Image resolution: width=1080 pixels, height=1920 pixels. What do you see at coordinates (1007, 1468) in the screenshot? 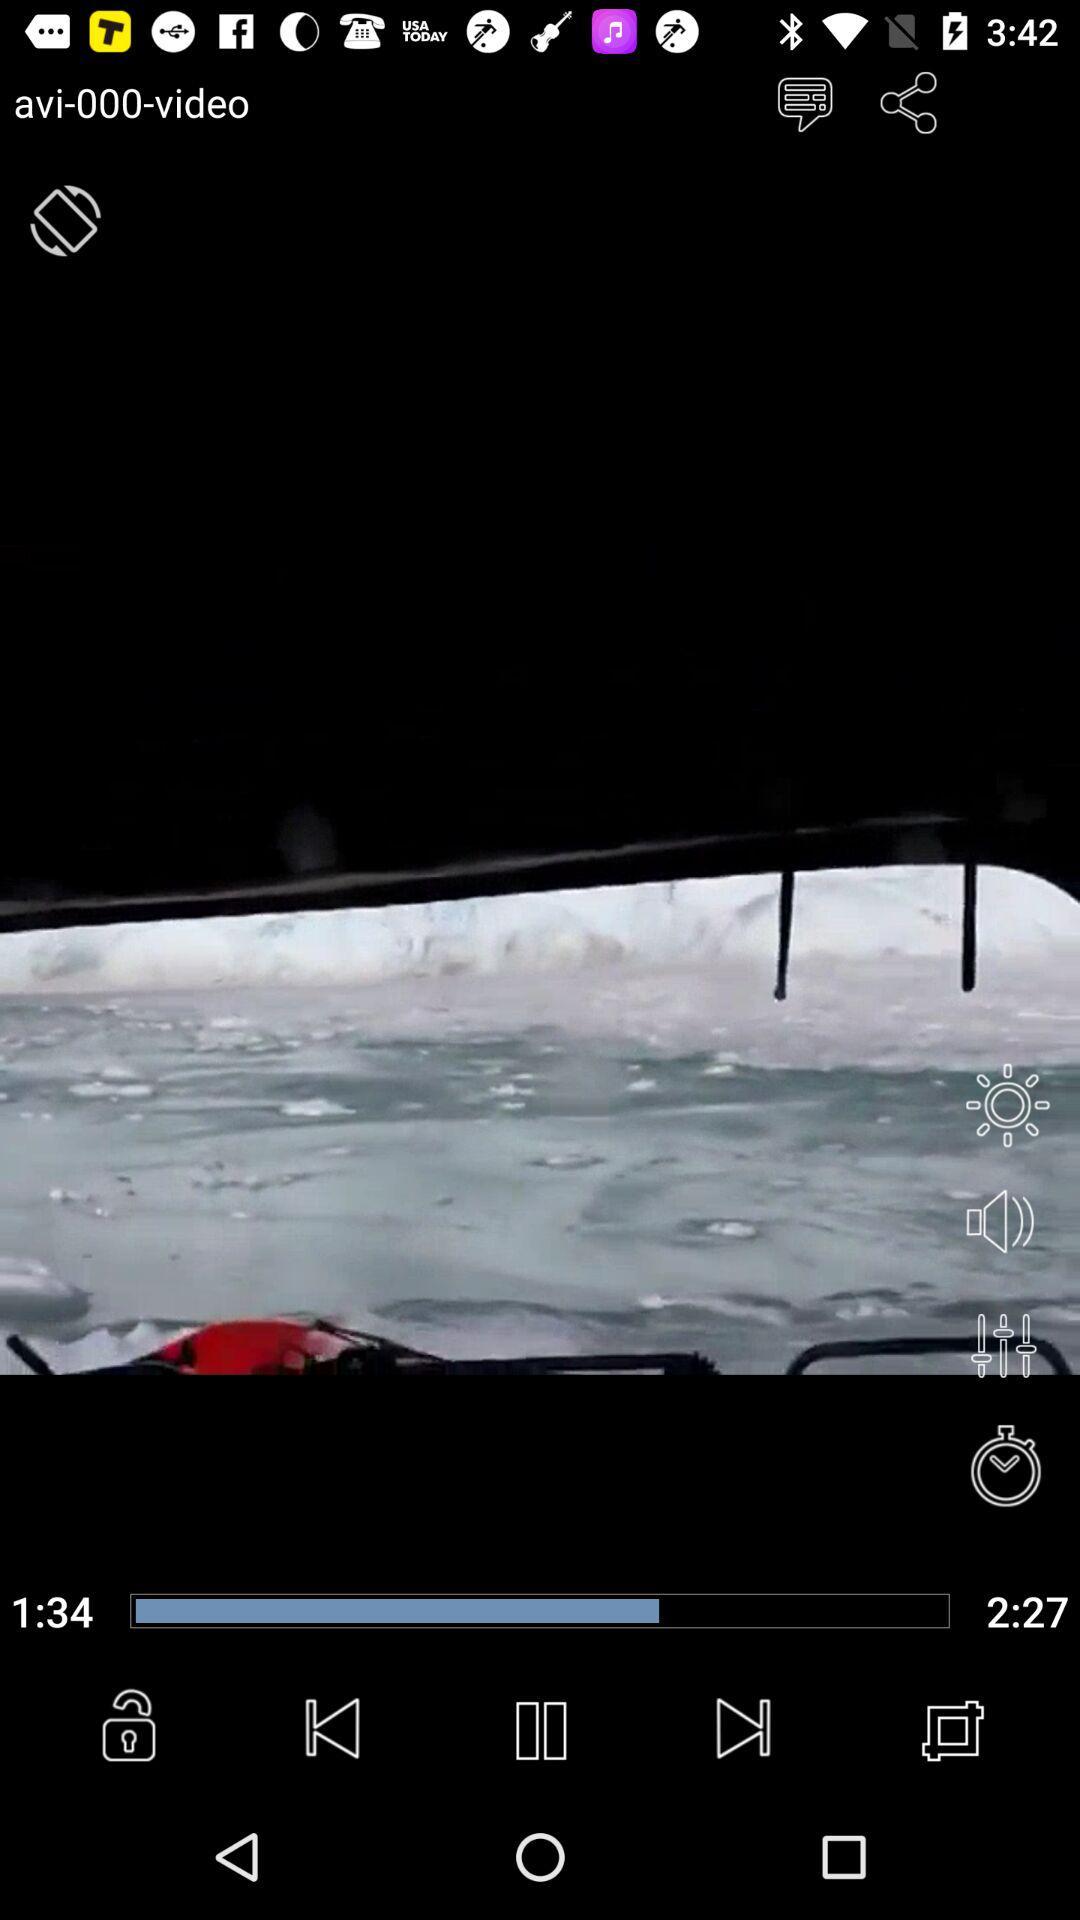
I see `time options setting` at bounding box center [1007, 1468].